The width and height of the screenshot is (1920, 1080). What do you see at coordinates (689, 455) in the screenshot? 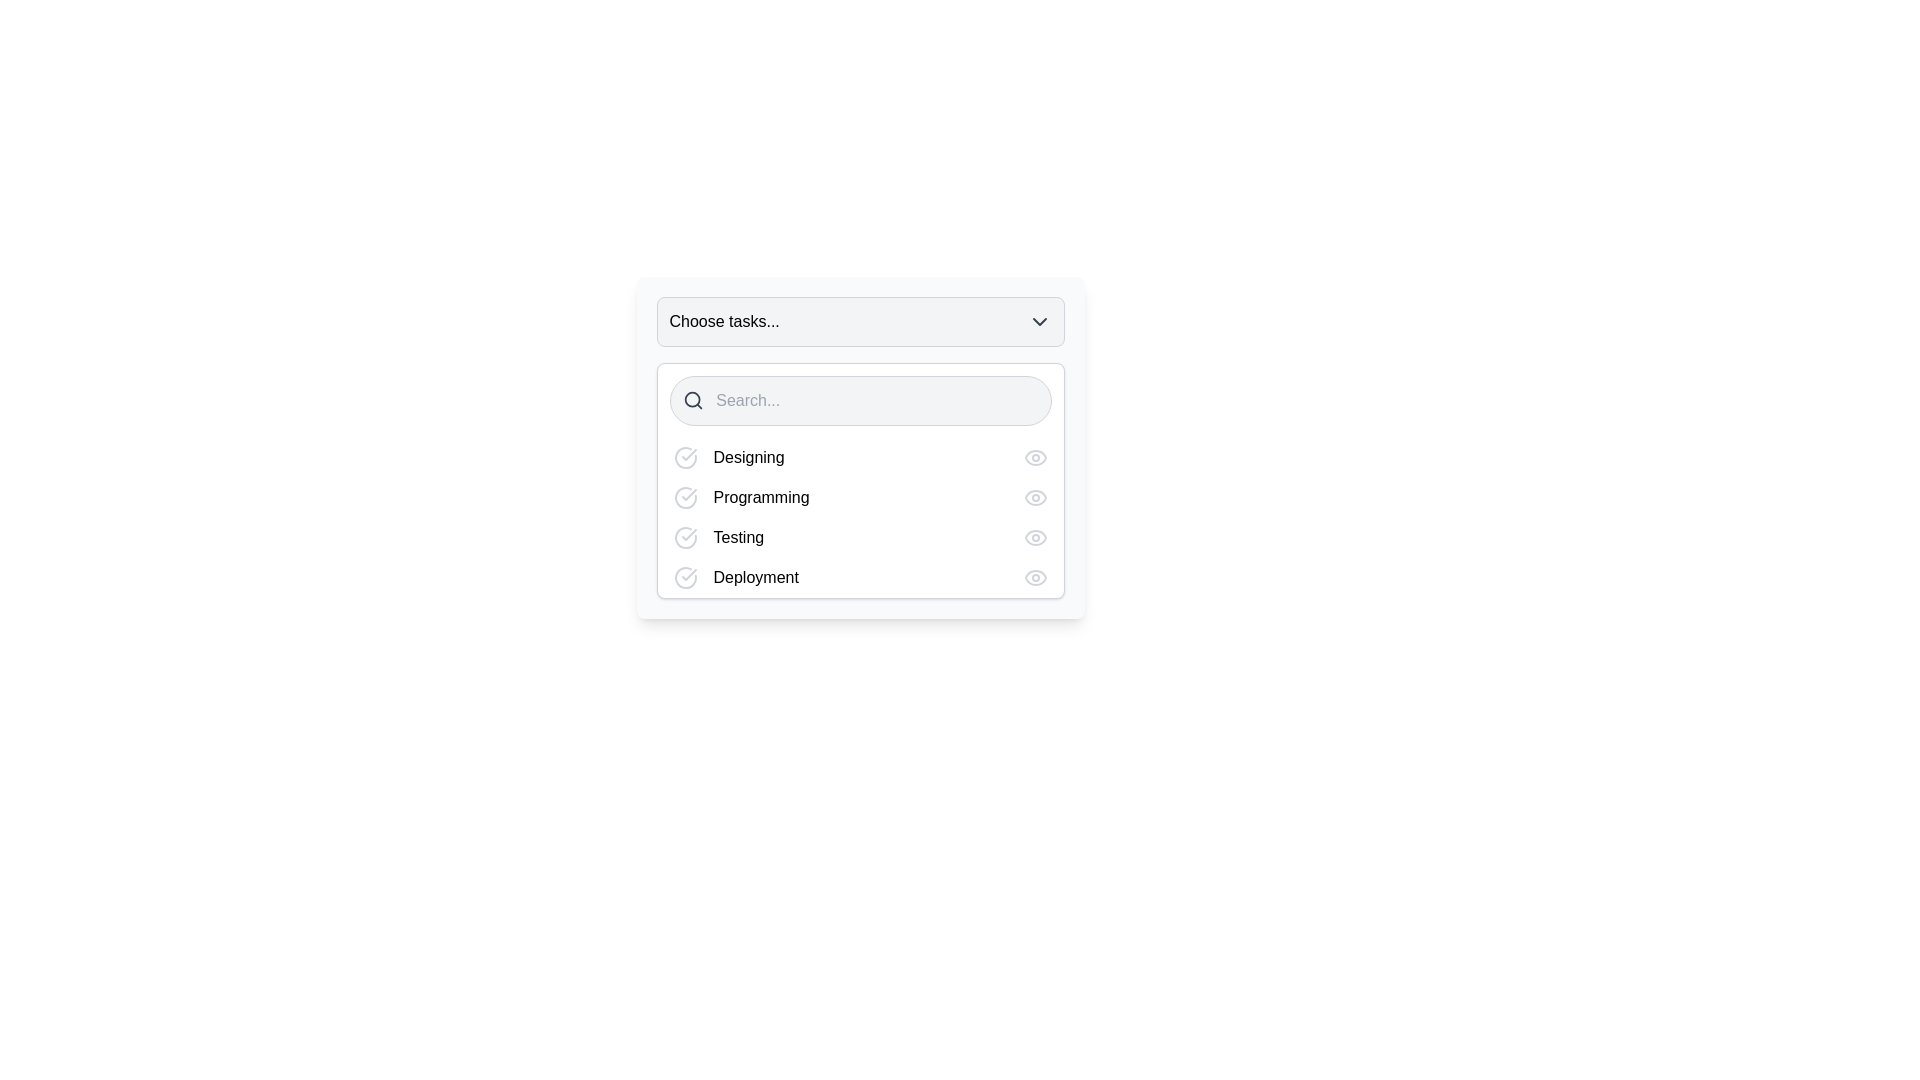
I see `the completion status icon for the task labeled 'Designing' in the dropdown menu` at bounding box center [689, 455].